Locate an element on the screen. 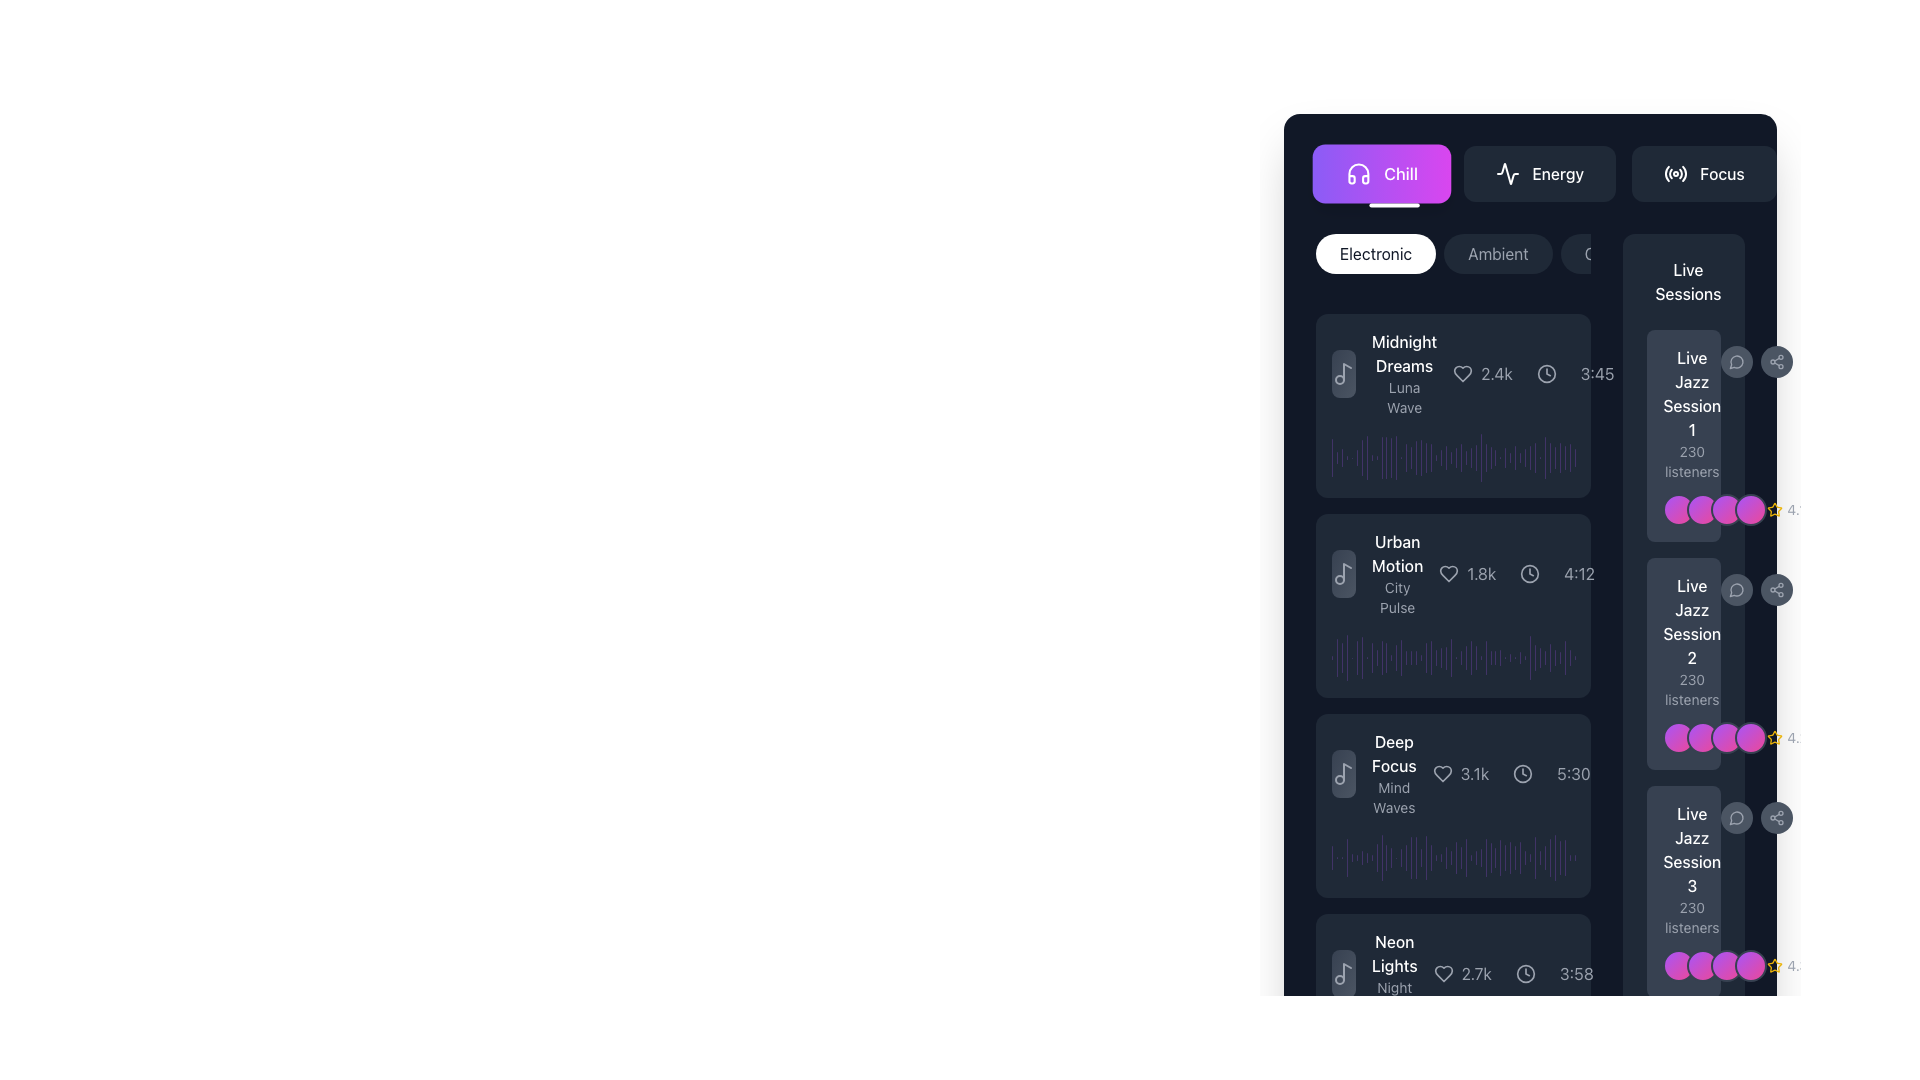 This screenshot has height=1080, width=1920. the data represented by the last purple vertical bar in the bar chart, which has rounded ends and lighter opacity, located near the right edge of the interface is located at coordinates (1529, 658).